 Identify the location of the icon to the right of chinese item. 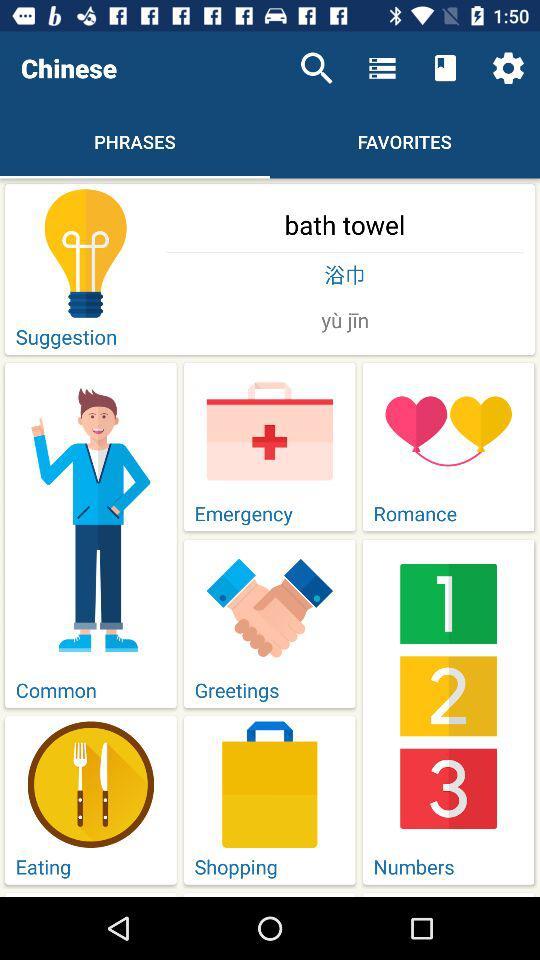
(316, 68).